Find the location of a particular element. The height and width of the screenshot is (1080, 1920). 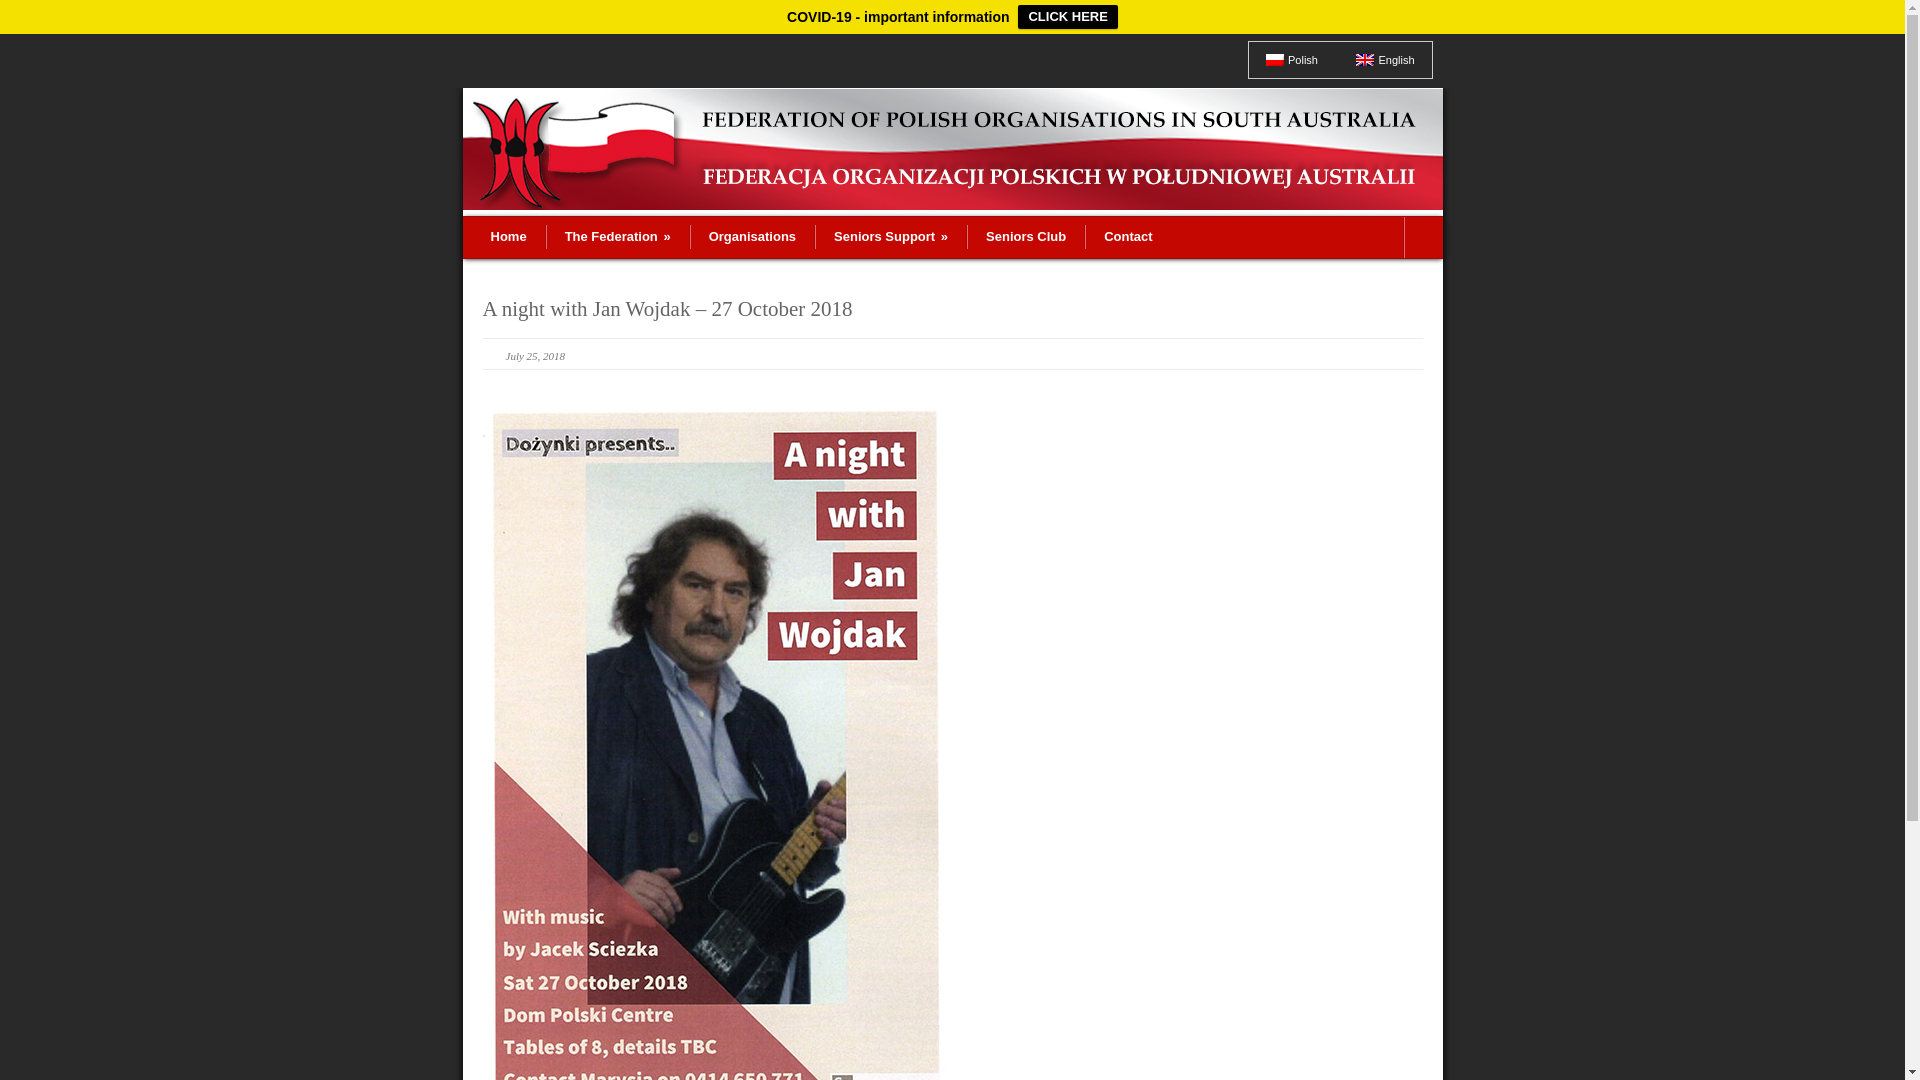

'English' is located at coordinates (1363, 59).